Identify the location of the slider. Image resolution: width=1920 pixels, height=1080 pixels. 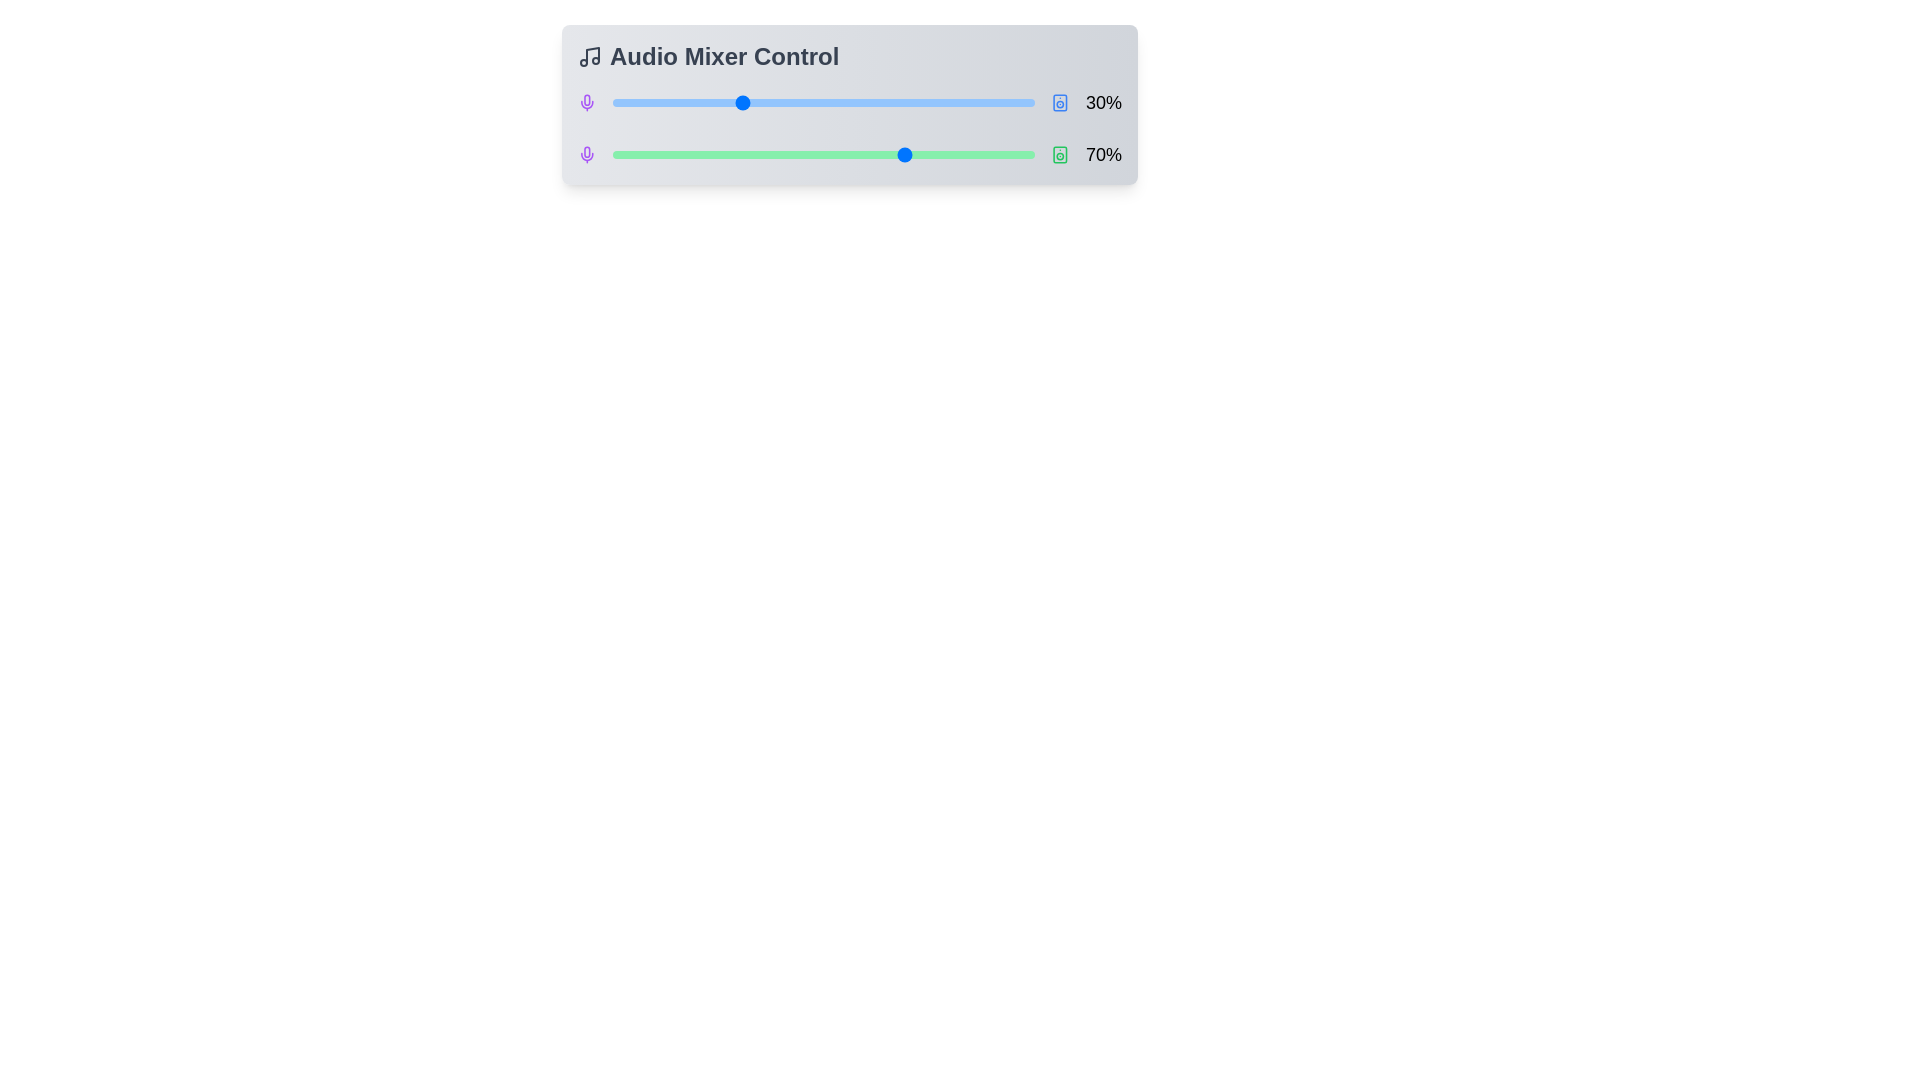
(623, 103).